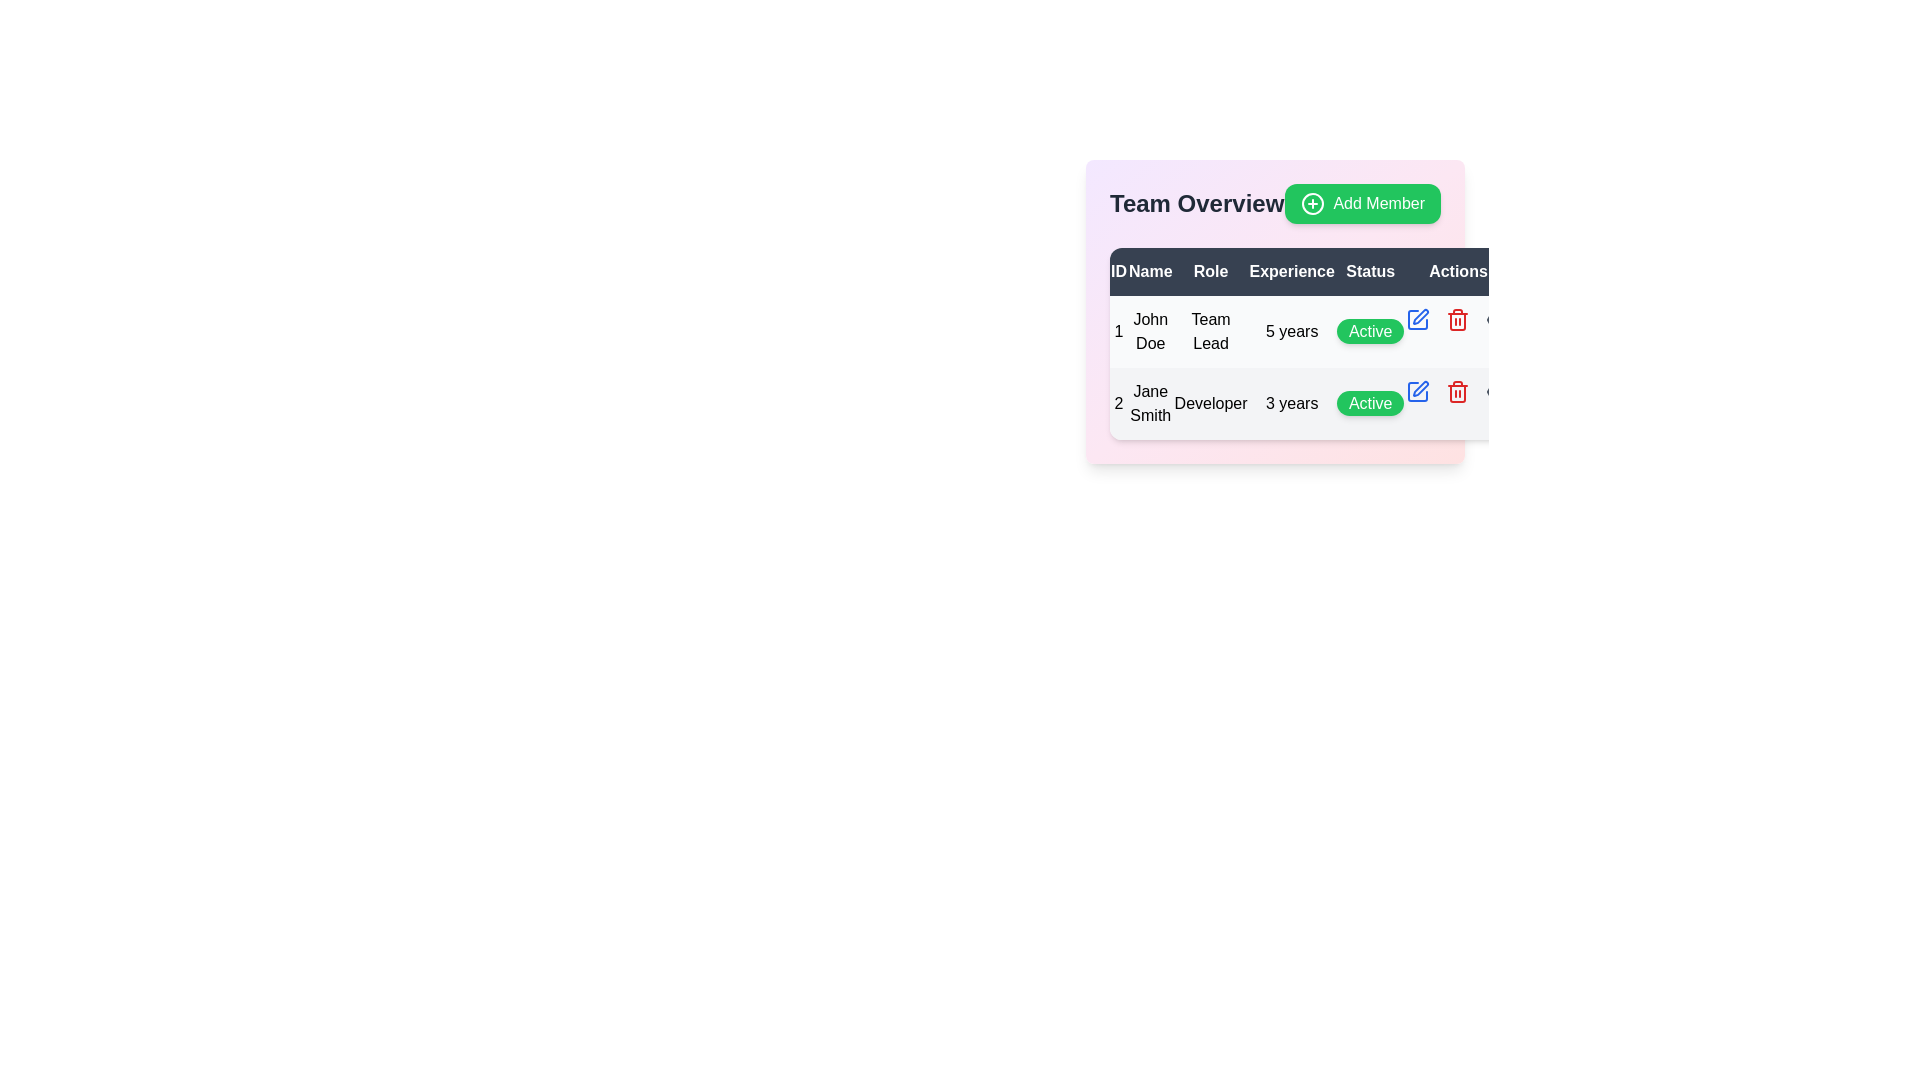  What do you see at coordinates (1150, 330) in the screenshot?
I see `the text element displaying the name of a person in the team overview table, located in the 'Name' column of the first row, between ID '1' and the role 'Team Lead'` at bounding box center [1150, 330].